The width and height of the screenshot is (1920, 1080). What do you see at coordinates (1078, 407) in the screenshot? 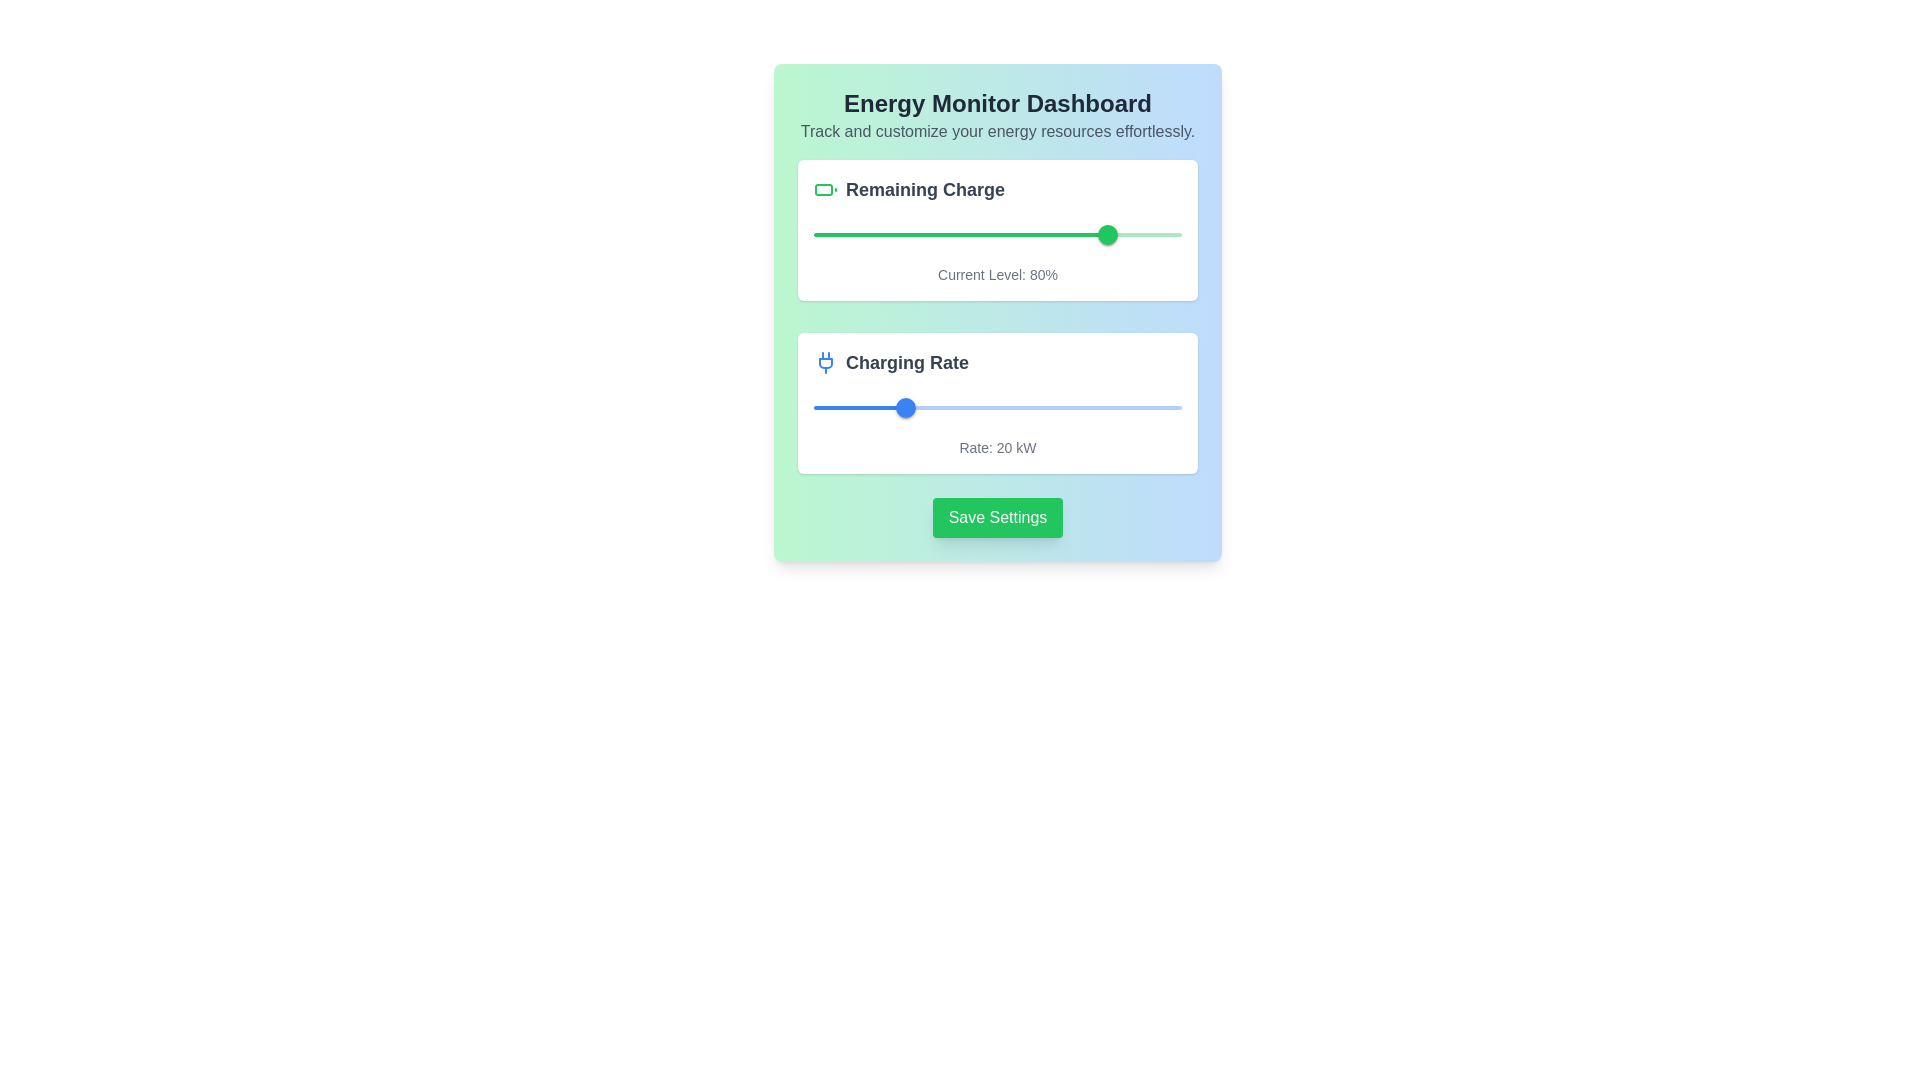
I see `the slider` at bounding box center [1078, 407].